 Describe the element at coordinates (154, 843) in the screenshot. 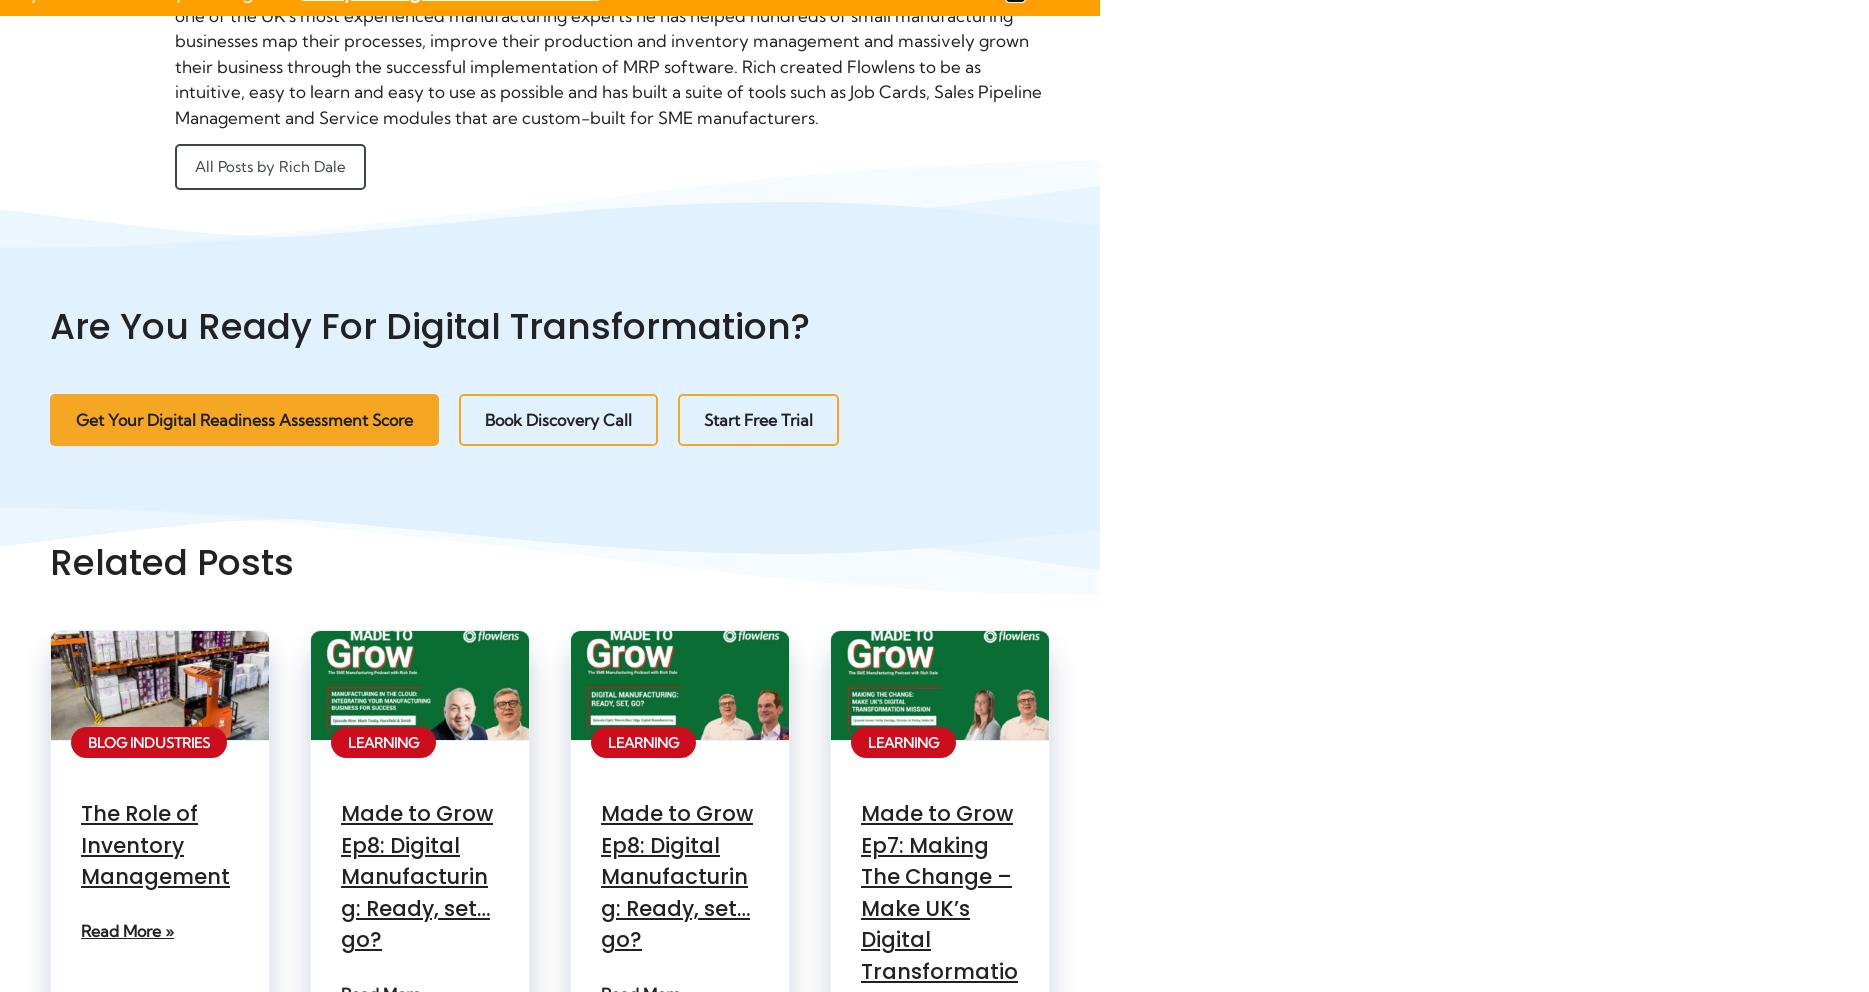

I see `'The Role of Inventory Management'` at that location.